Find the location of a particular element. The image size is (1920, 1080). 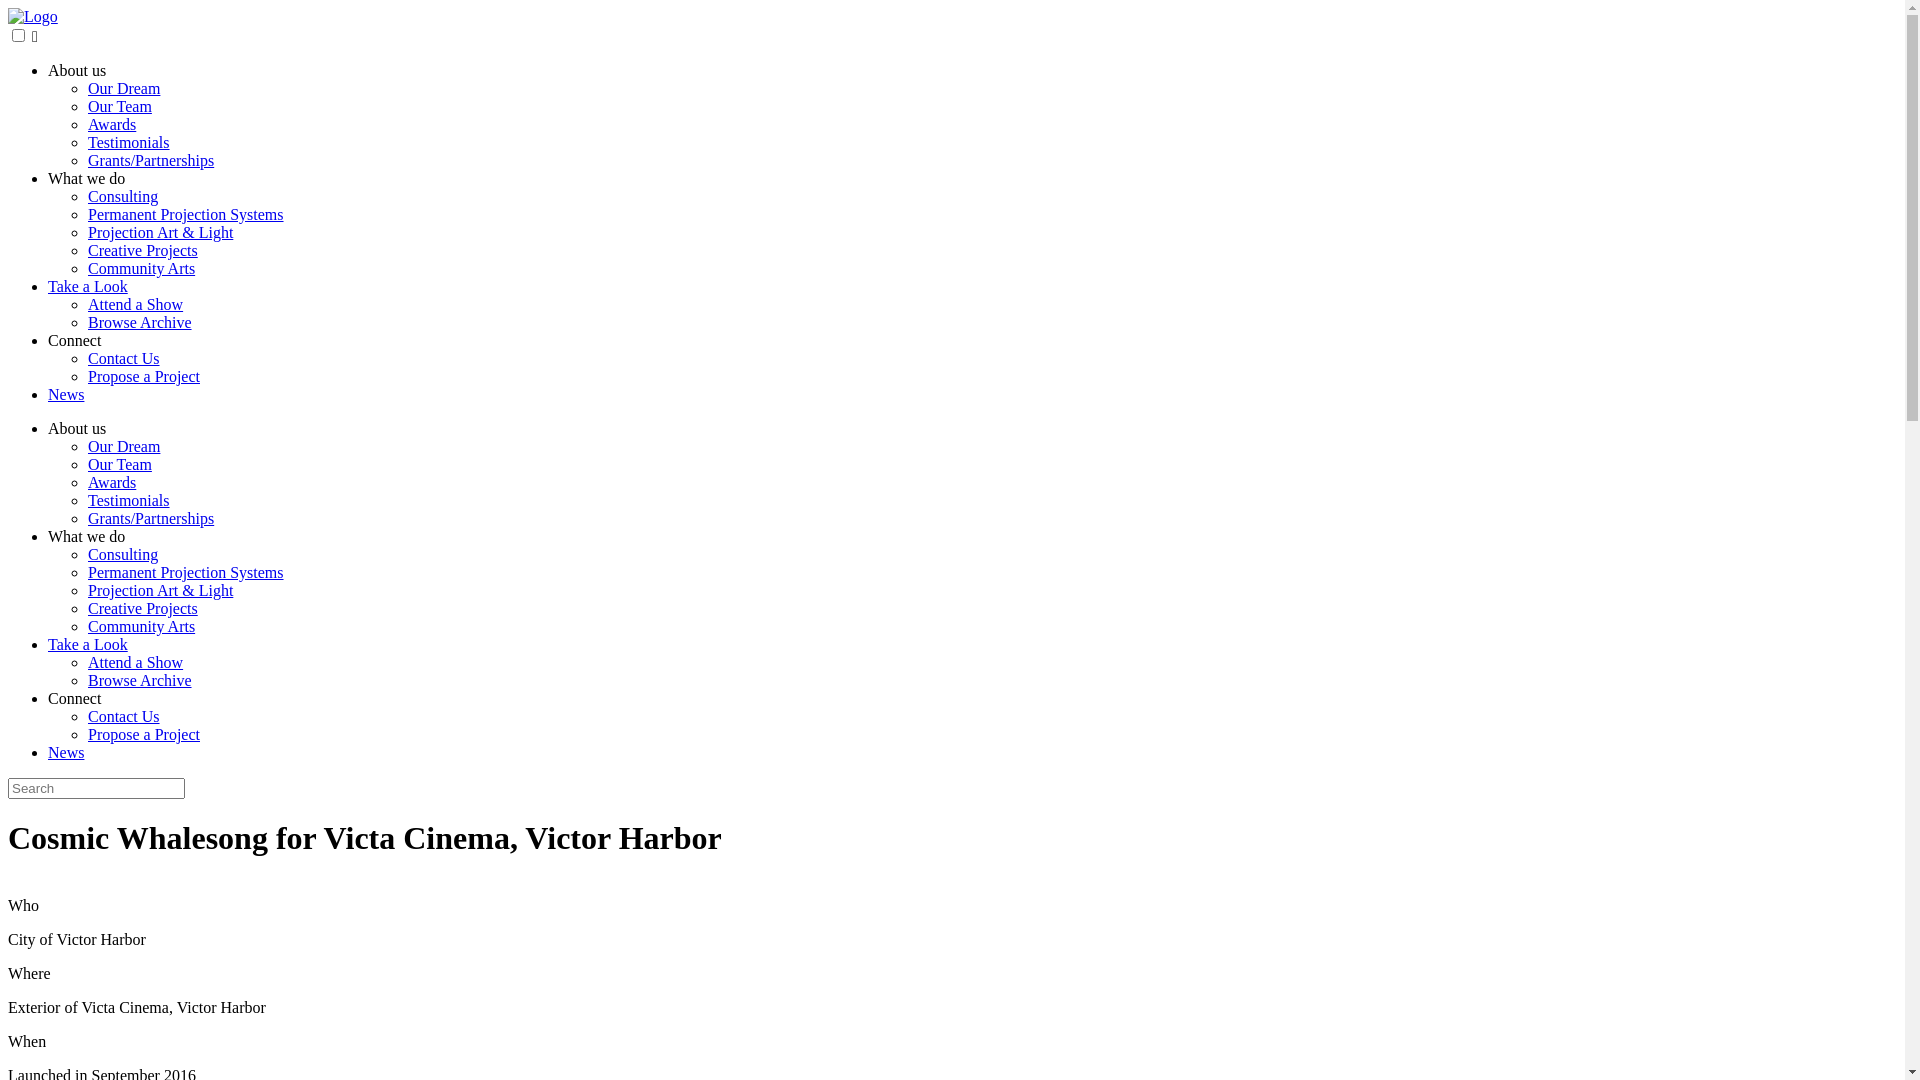

'Propose a Project' is located at coordinates (143, 734).